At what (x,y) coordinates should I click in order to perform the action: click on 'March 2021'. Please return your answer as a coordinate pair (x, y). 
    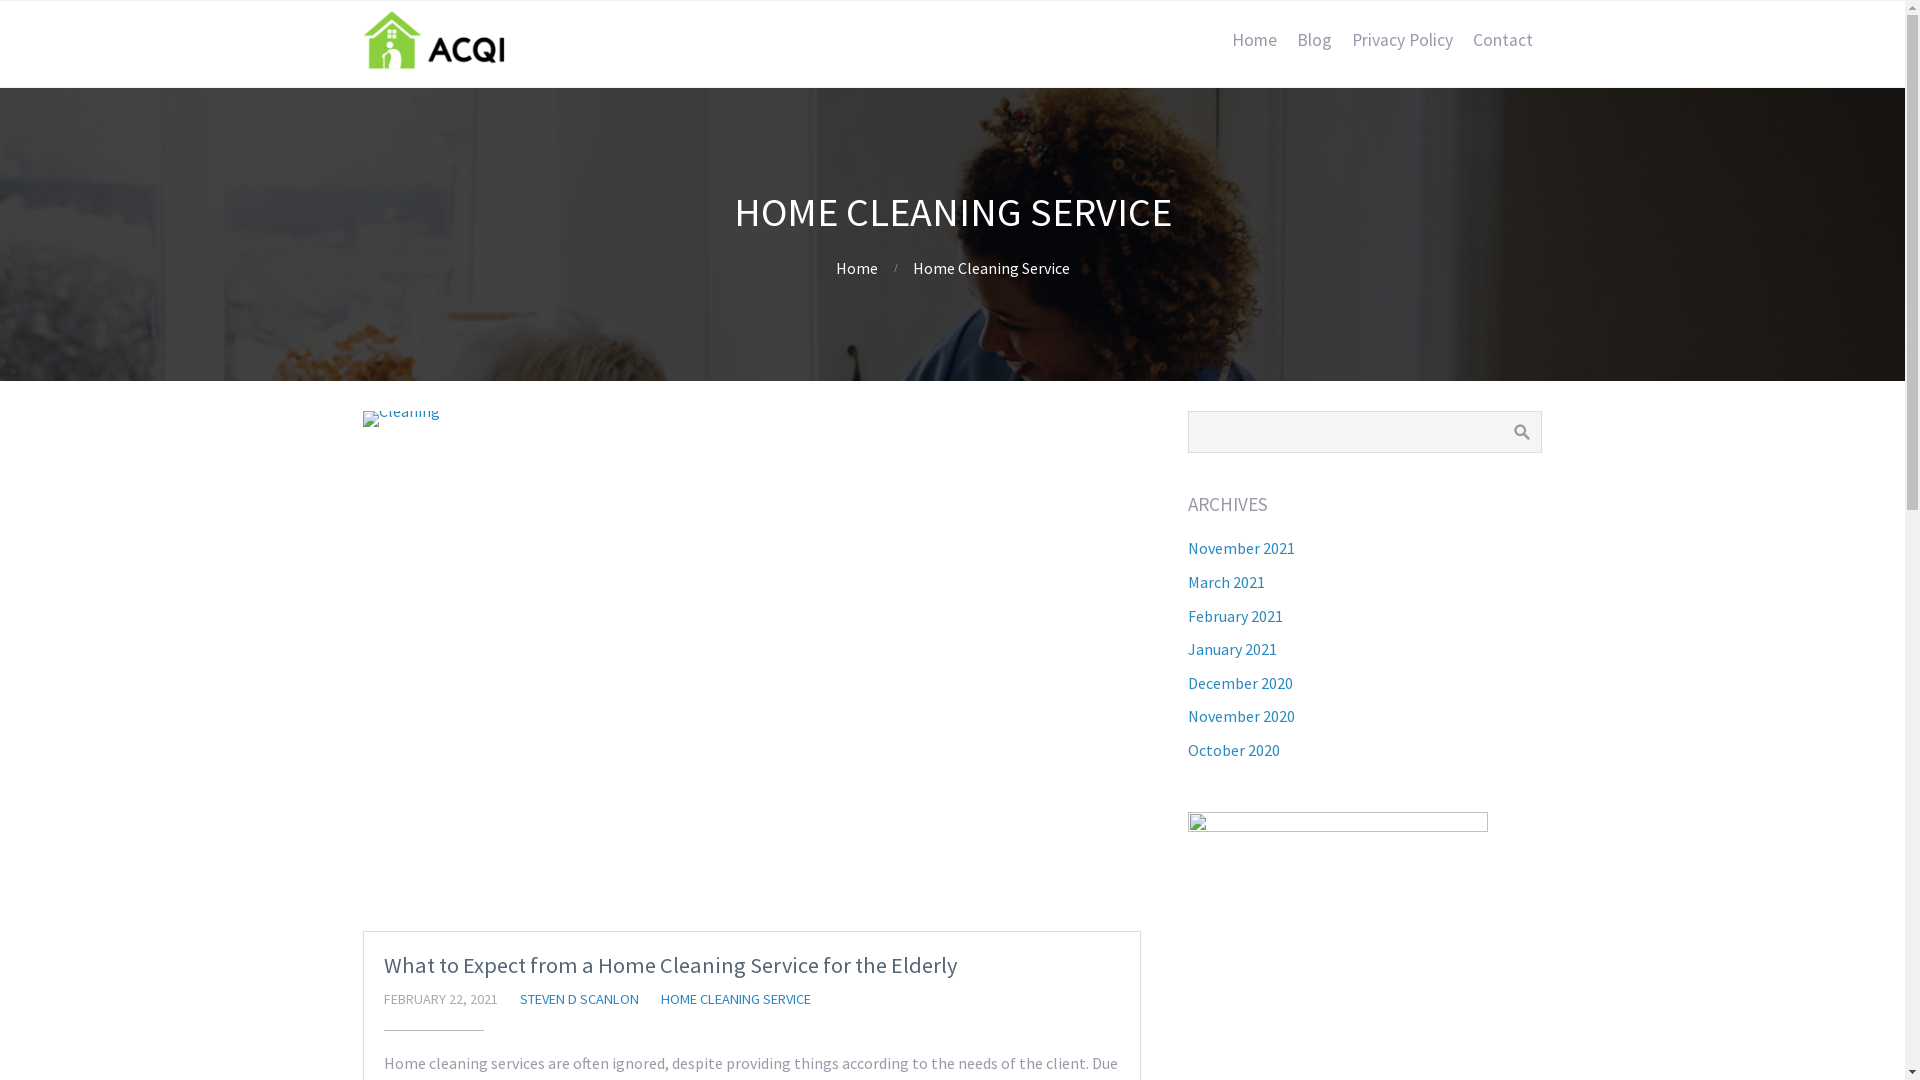
    Looking at the image, I should click on (1225, 582).